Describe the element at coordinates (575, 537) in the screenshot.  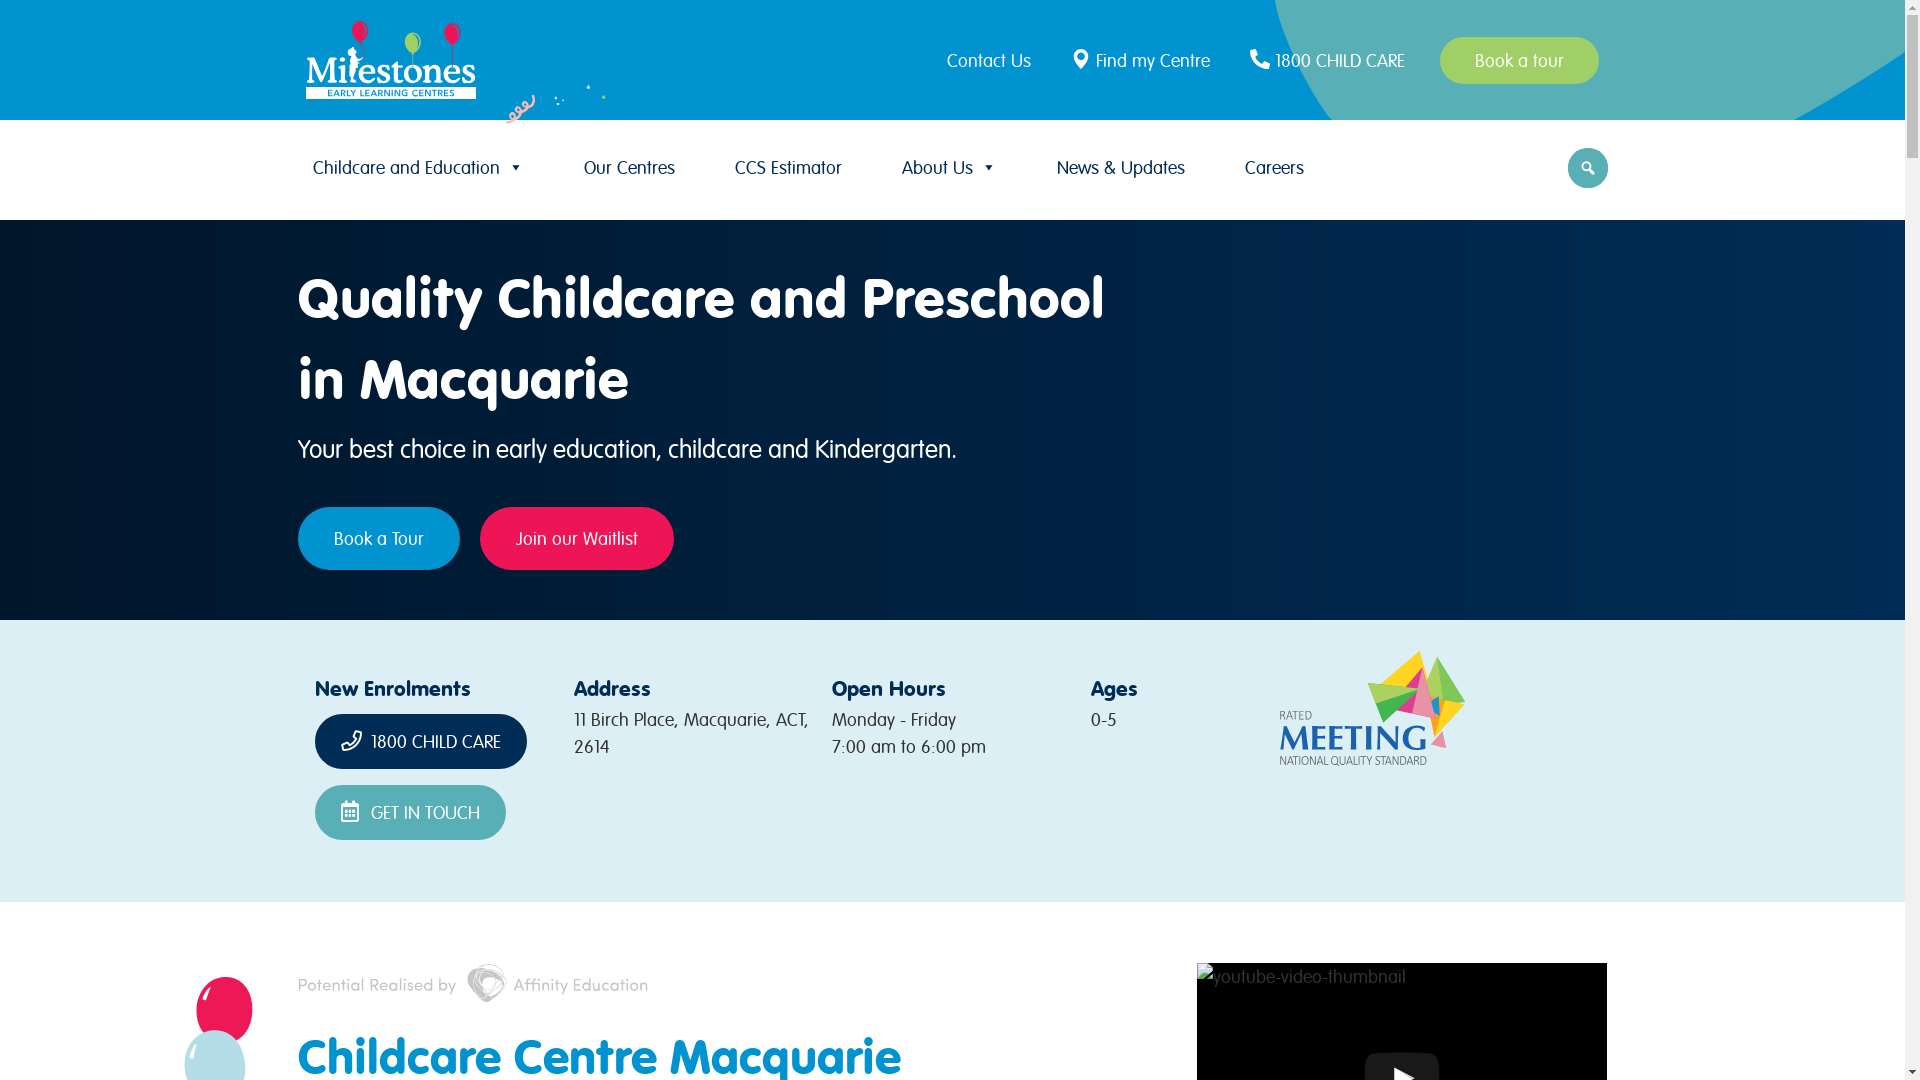
I see `'Join our Waitlist'` at that location.